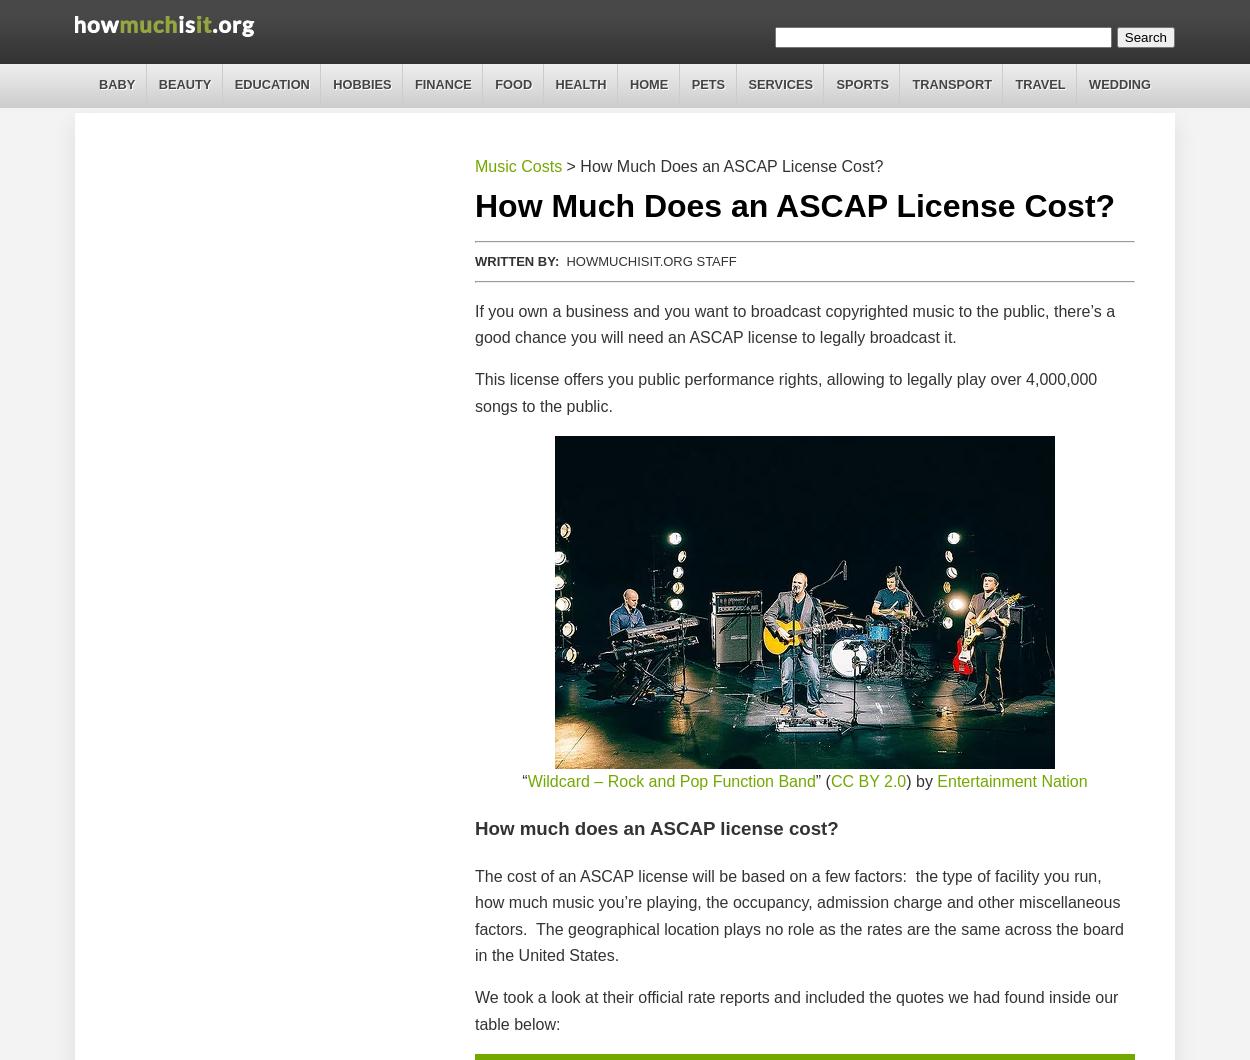 Image resolution: width=1250 pixels, height=1060 pixels. I want to click on 'Education', so click(271, 84).